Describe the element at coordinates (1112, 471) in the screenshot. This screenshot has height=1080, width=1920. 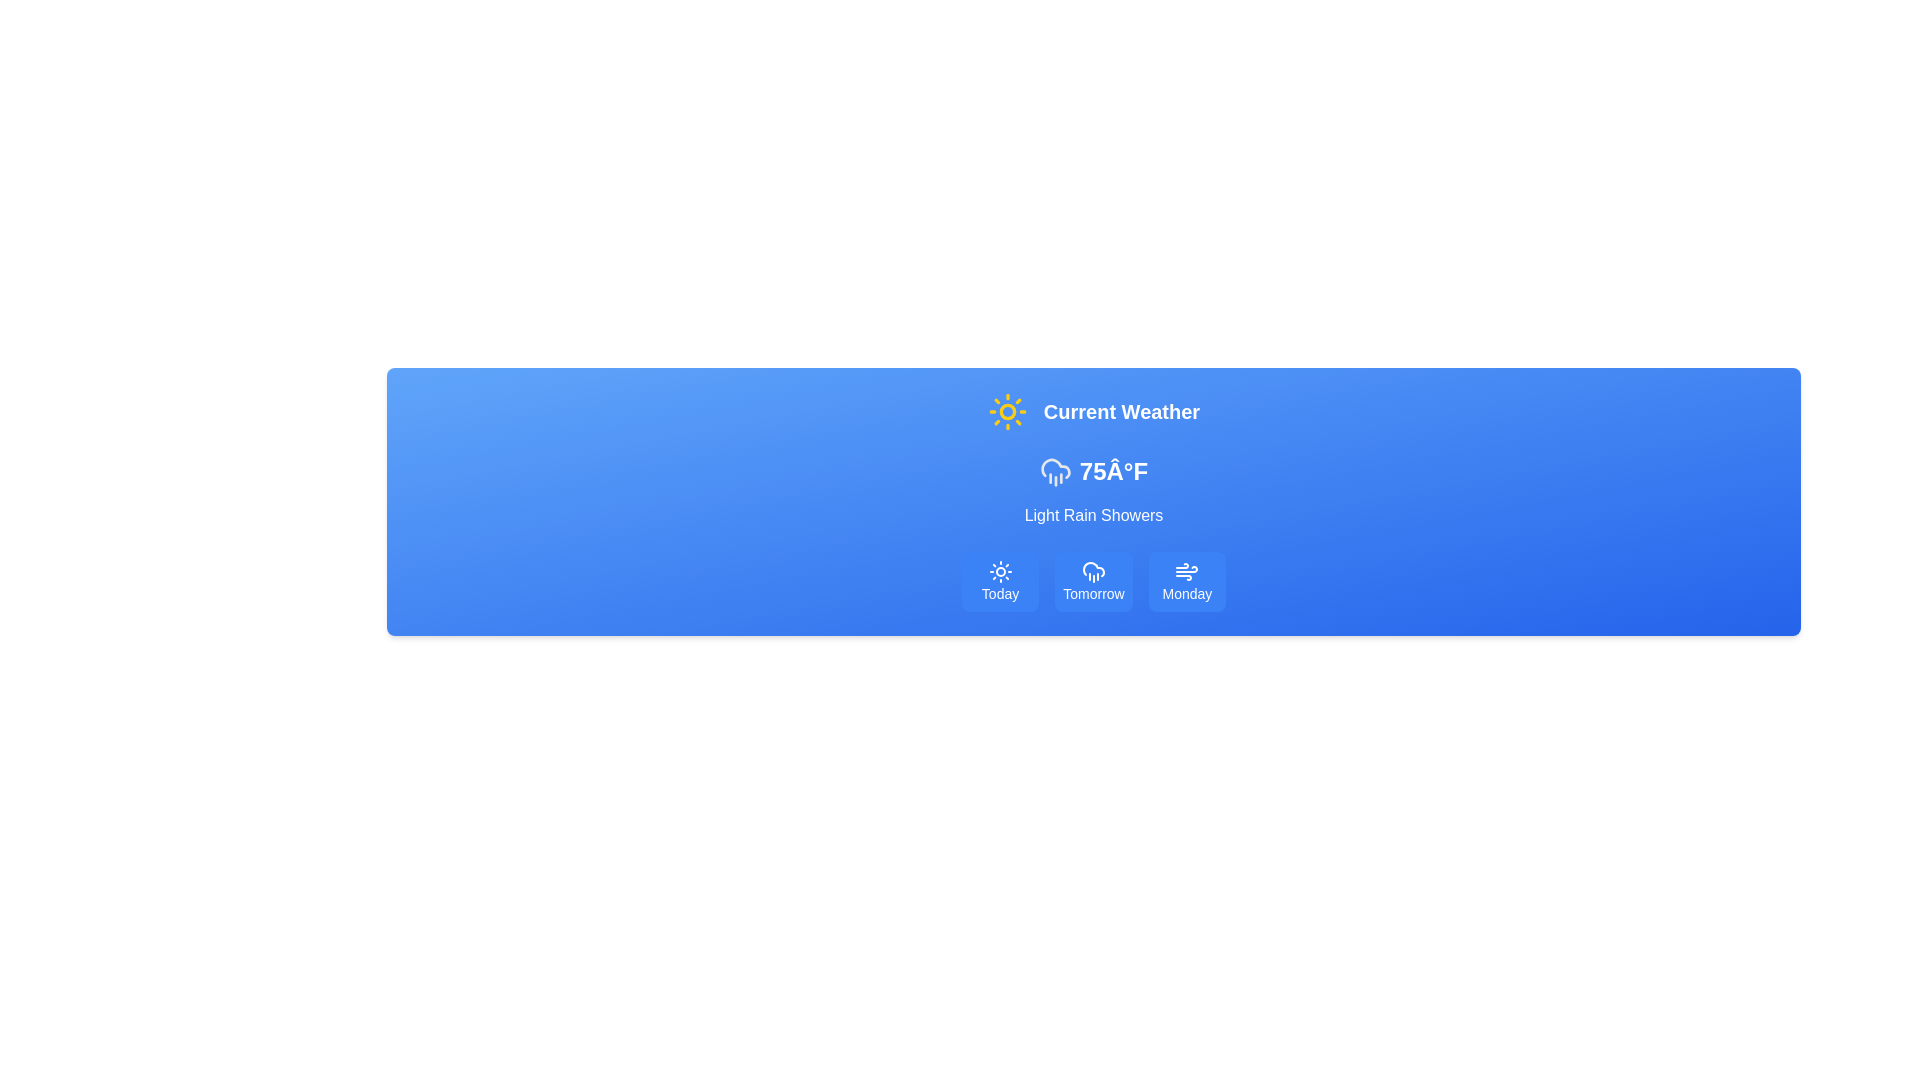
I see `the static text element displaying the current temperature in Fahrenheit, which is centrally located within the blue weather display card under the 'Current Weather' text` at that location.